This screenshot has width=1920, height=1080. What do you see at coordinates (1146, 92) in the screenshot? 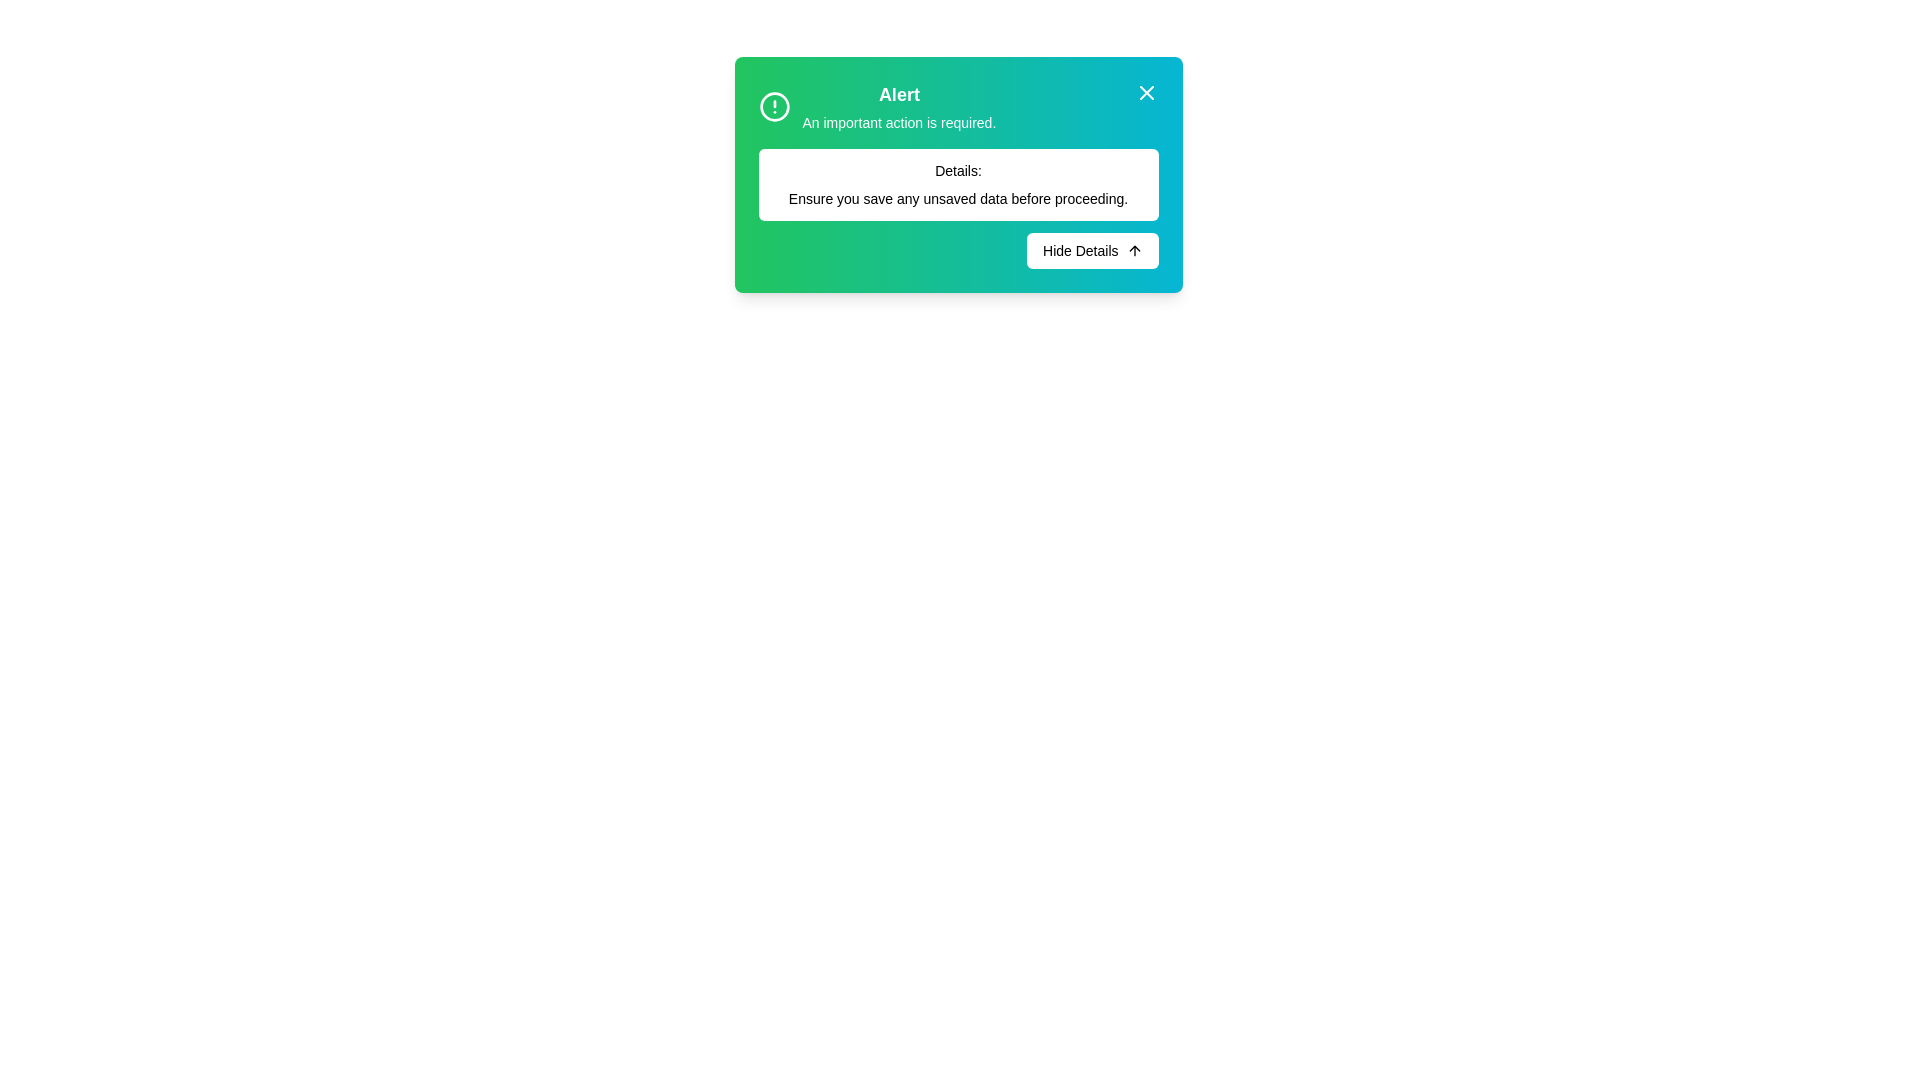
I see `the X-shaped close button located in the top-right corner of the notification dialog` at bounding box center [1146, 92].